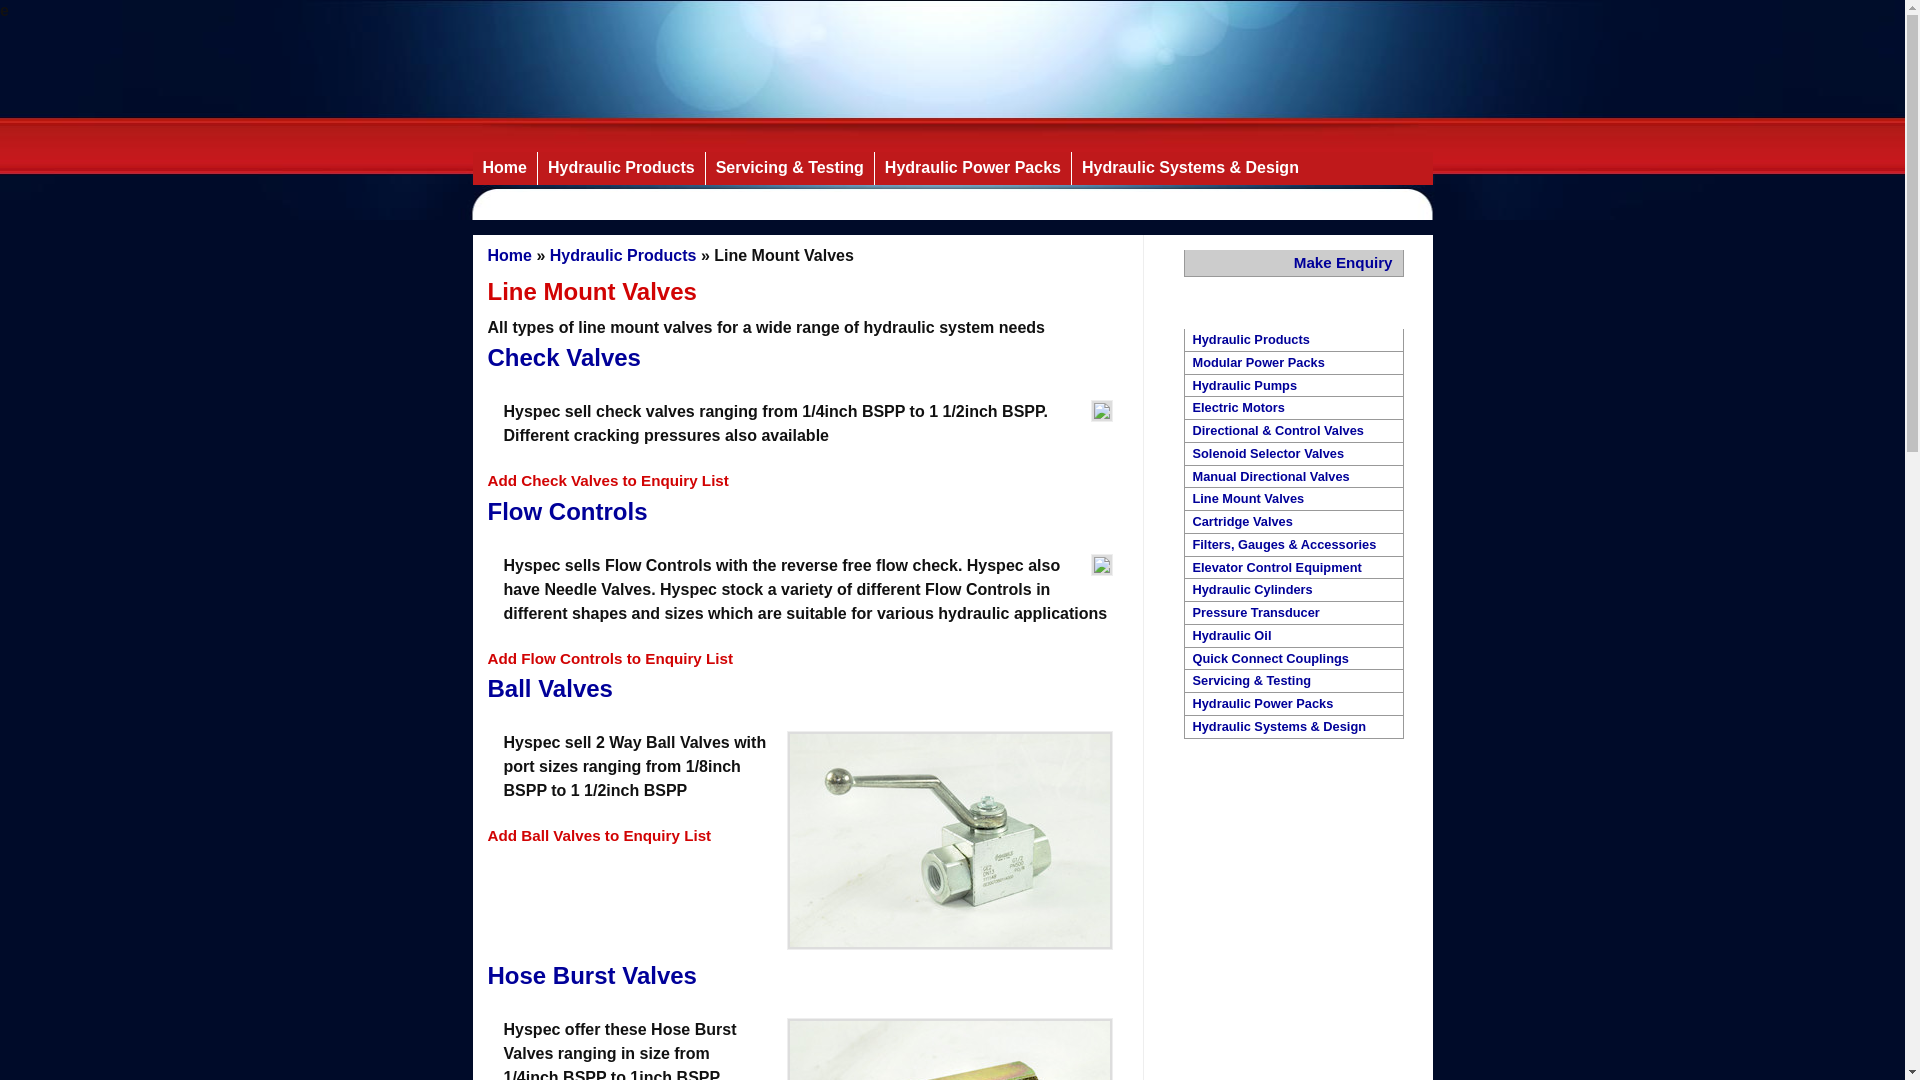 This screenshot has height=1080, width=1920. I want to click on 'Hose Burst Valves', so click(488, 974).